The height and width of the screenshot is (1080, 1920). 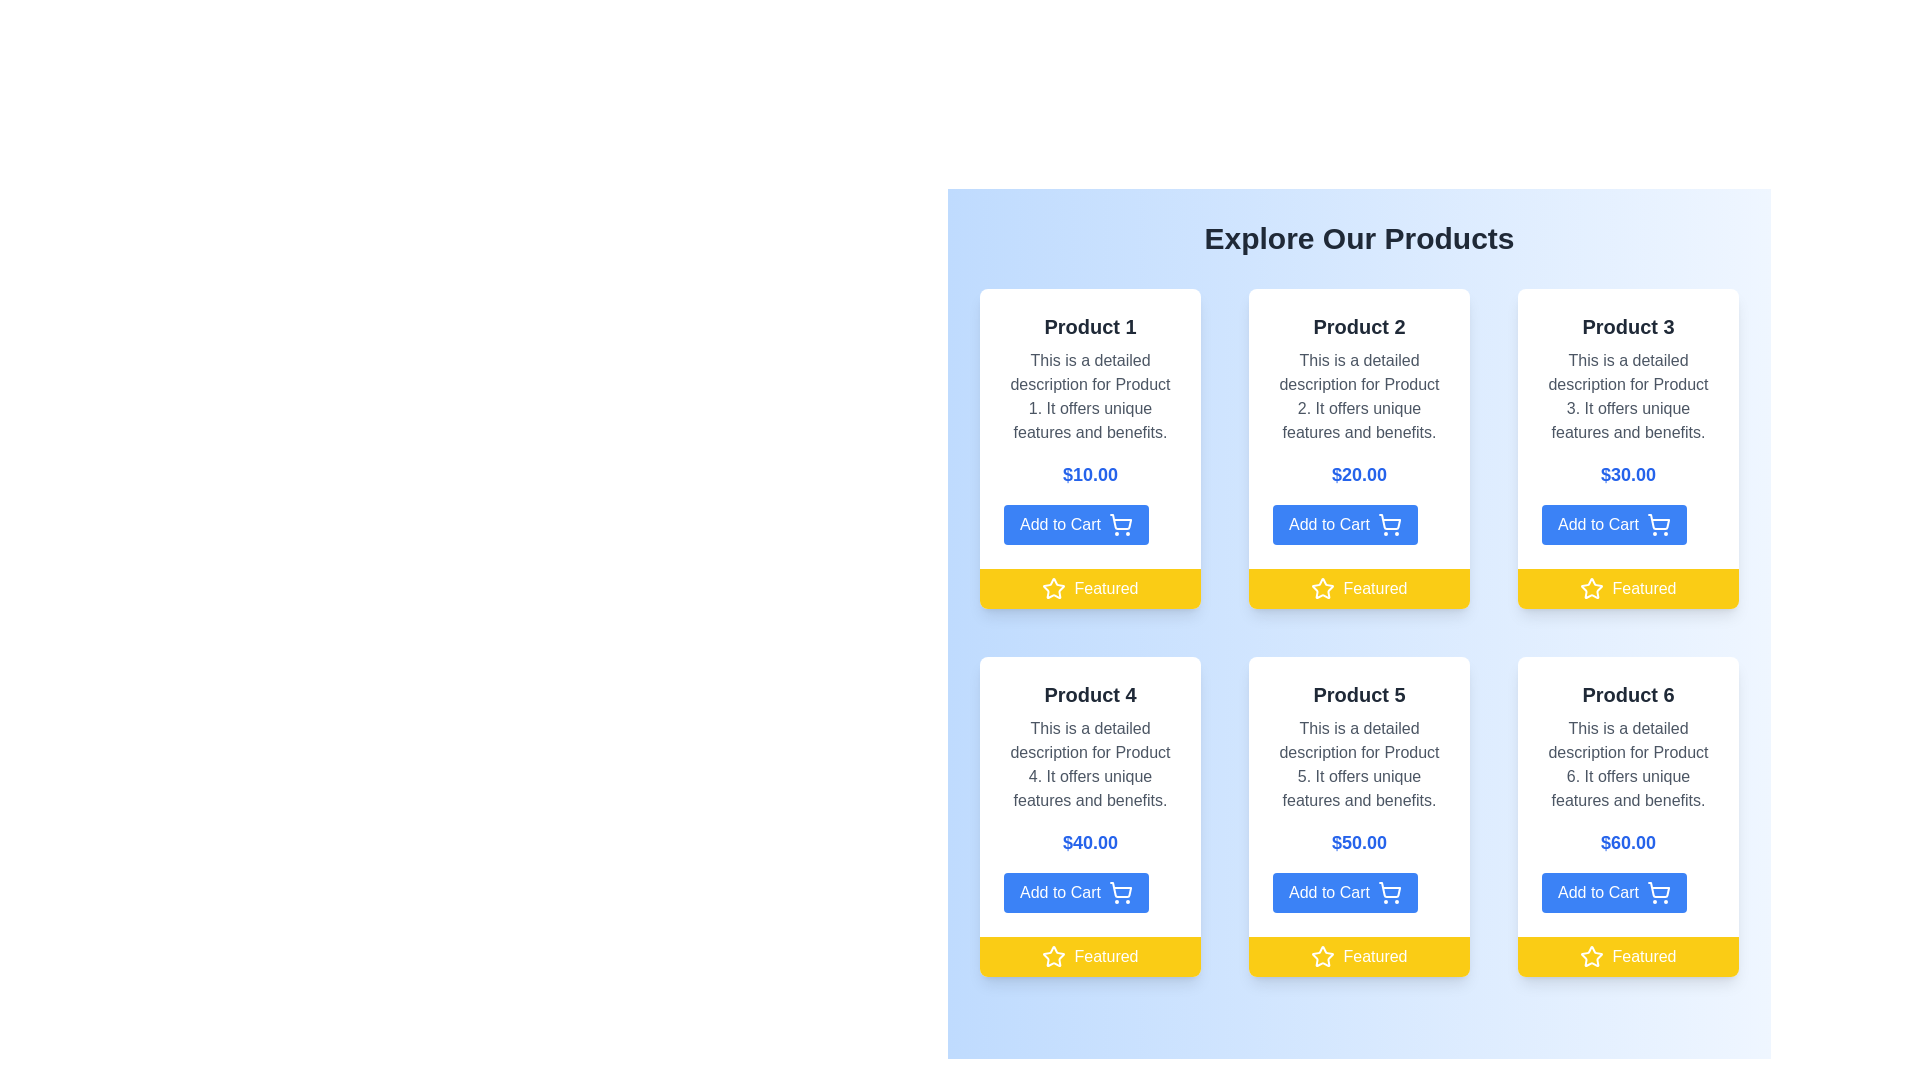 What do you see at coordinates (1359, 693) in the screenshot?
I see `the 'Product 5' text label, which is a bold, larger title in the second row of a product card` at bounding box center [1359, 693].